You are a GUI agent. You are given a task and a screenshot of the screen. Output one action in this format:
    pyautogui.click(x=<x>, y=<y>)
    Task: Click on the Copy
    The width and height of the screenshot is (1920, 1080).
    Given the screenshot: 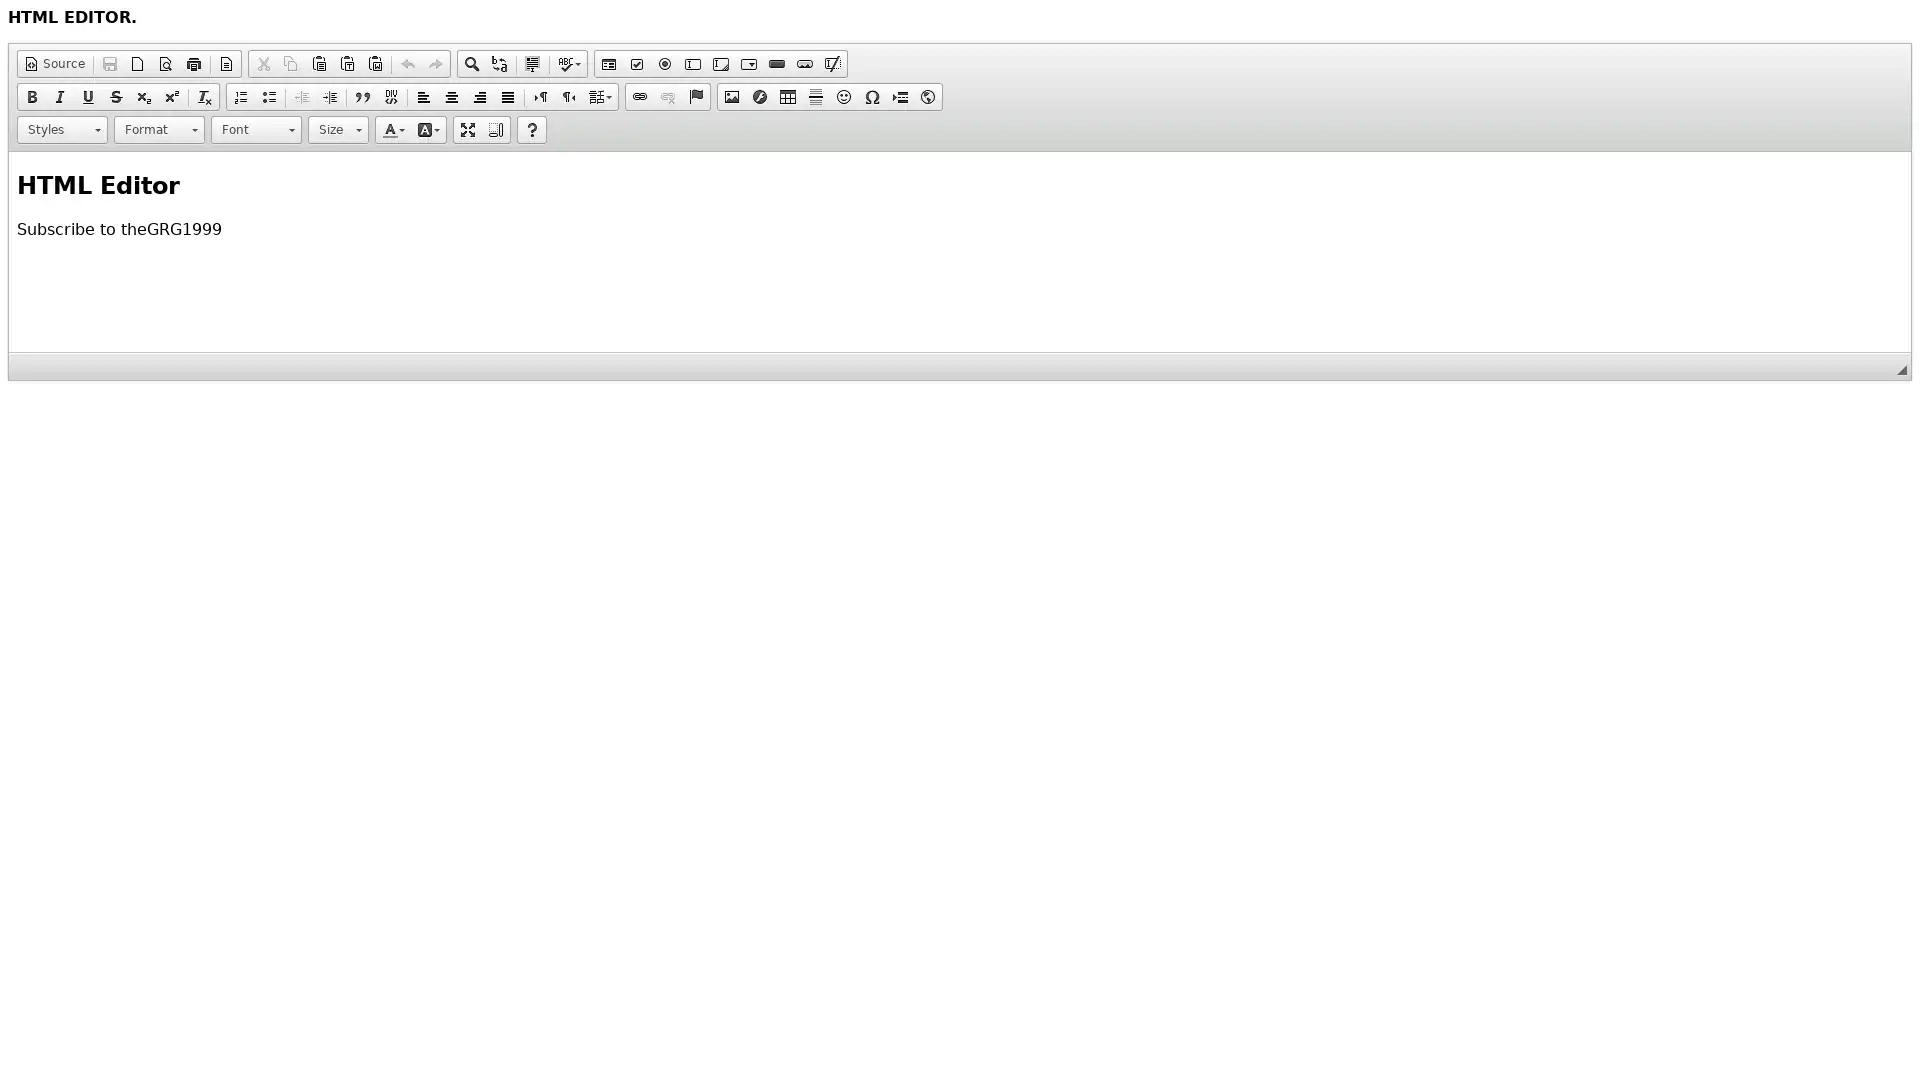 What is the action you would take?
    pyautogui.click(x=290, y=63)
    